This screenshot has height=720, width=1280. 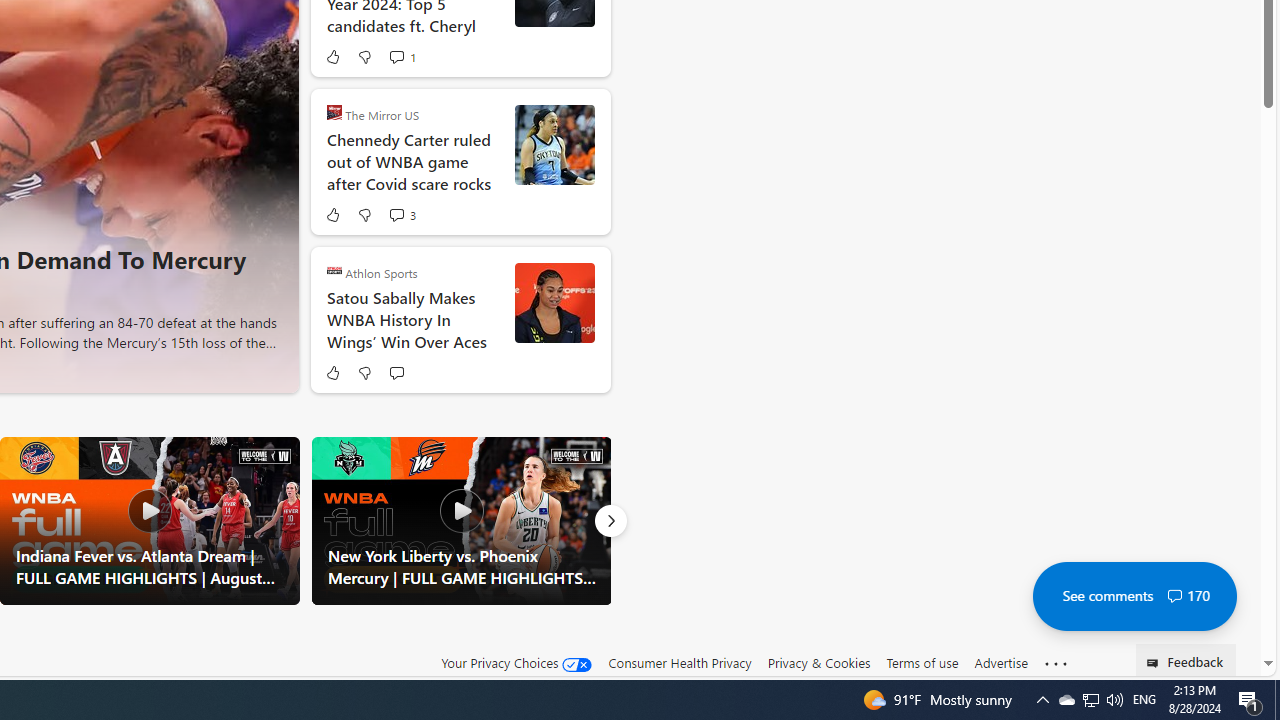 What do you see at coordinates (334, 270) in the screenshot?
I see `'Athlon Sports'` at bounding box center [334, 270].